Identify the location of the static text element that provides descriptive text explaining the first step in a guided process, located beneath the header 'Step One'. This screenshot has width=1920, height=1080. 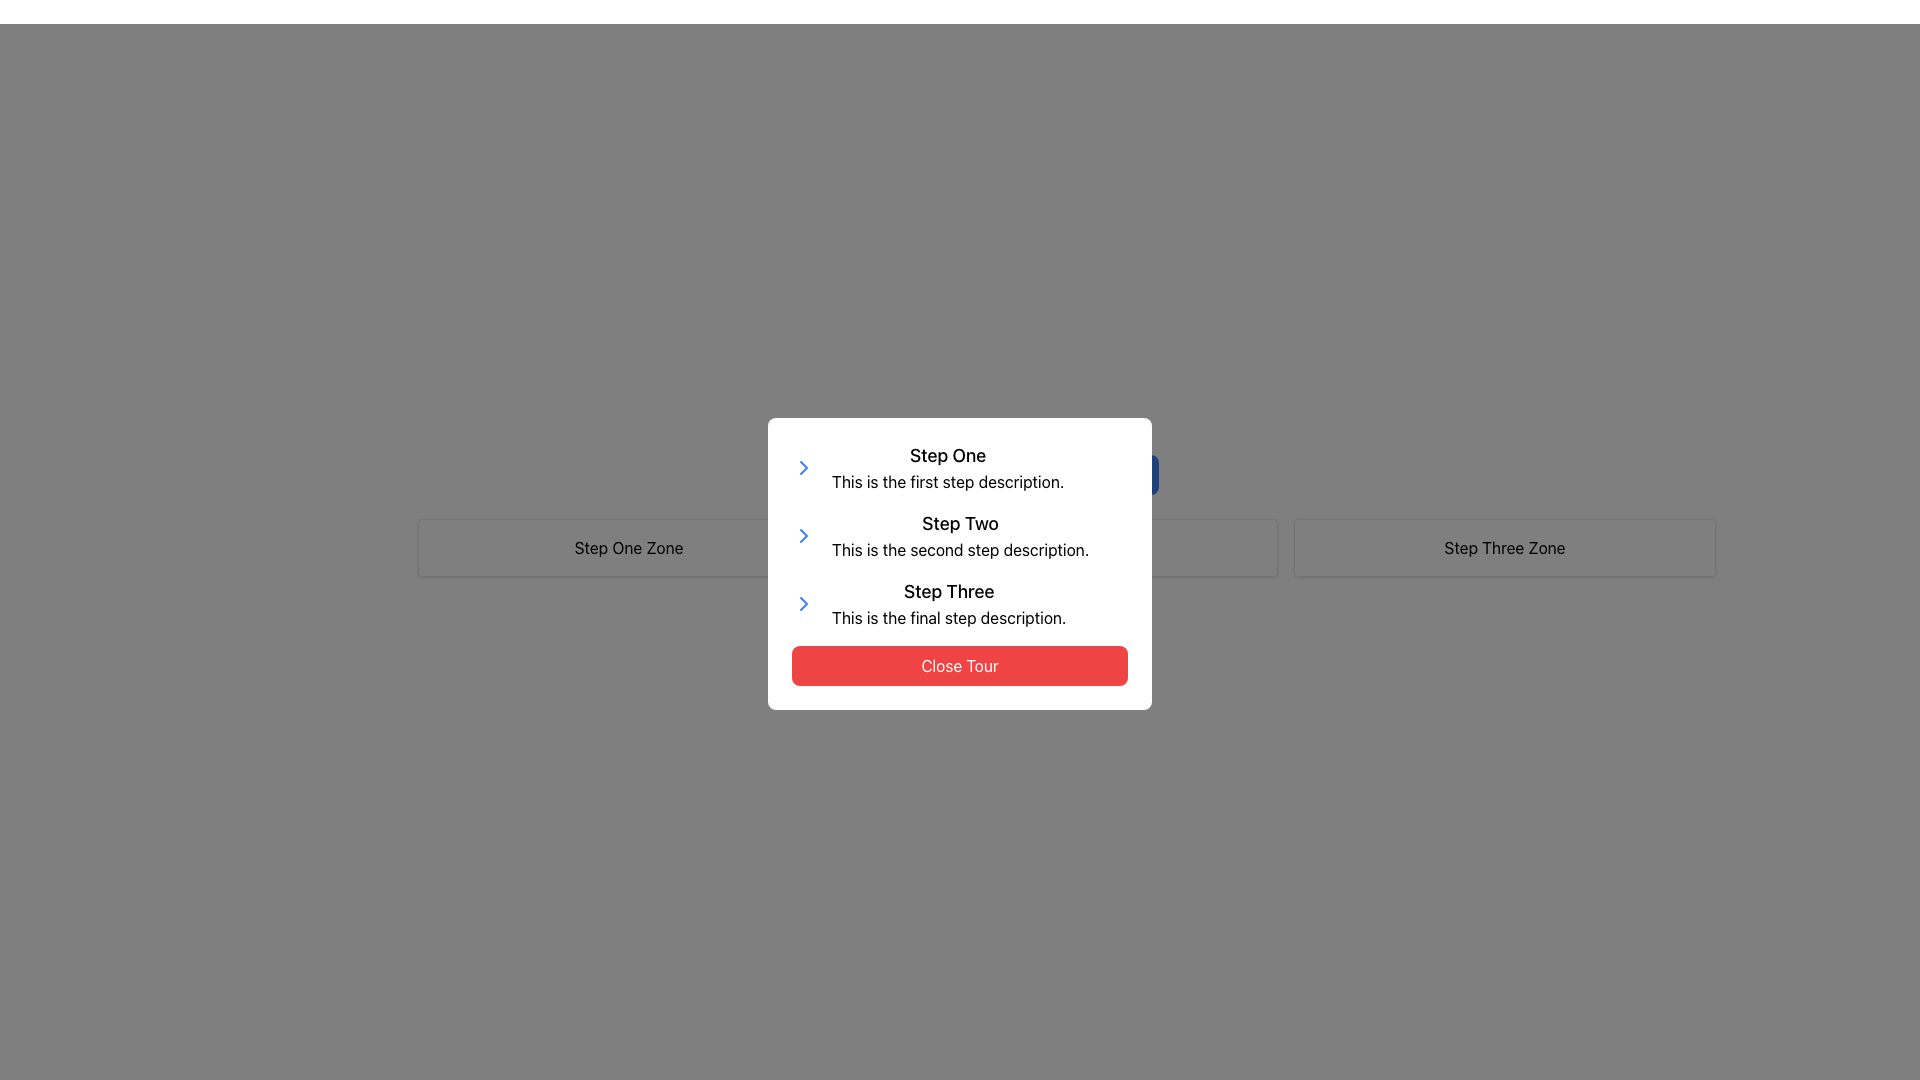
(947, 482).